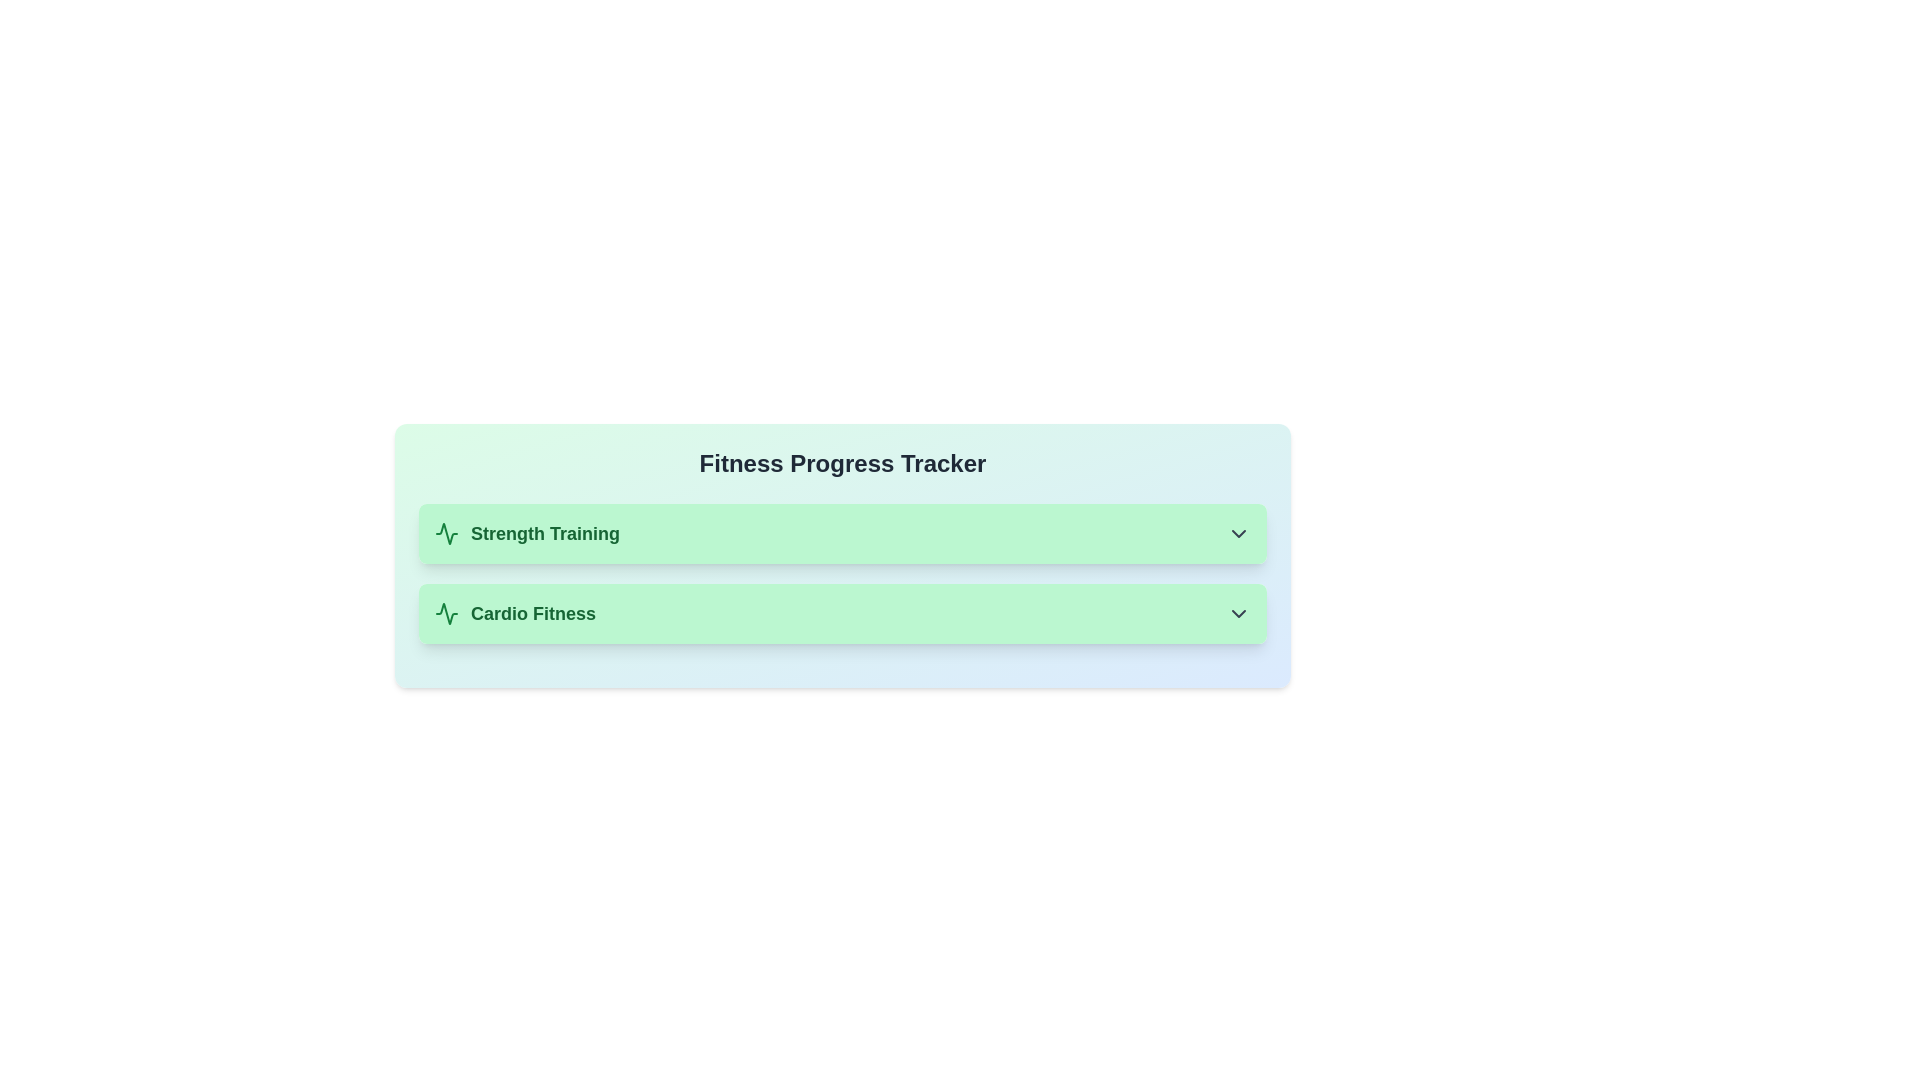 The image size is (1920, 1080). I want to click on the 'Strength Training' label with icon located at the top-left of the green-colored card interface, so click(527, 532).